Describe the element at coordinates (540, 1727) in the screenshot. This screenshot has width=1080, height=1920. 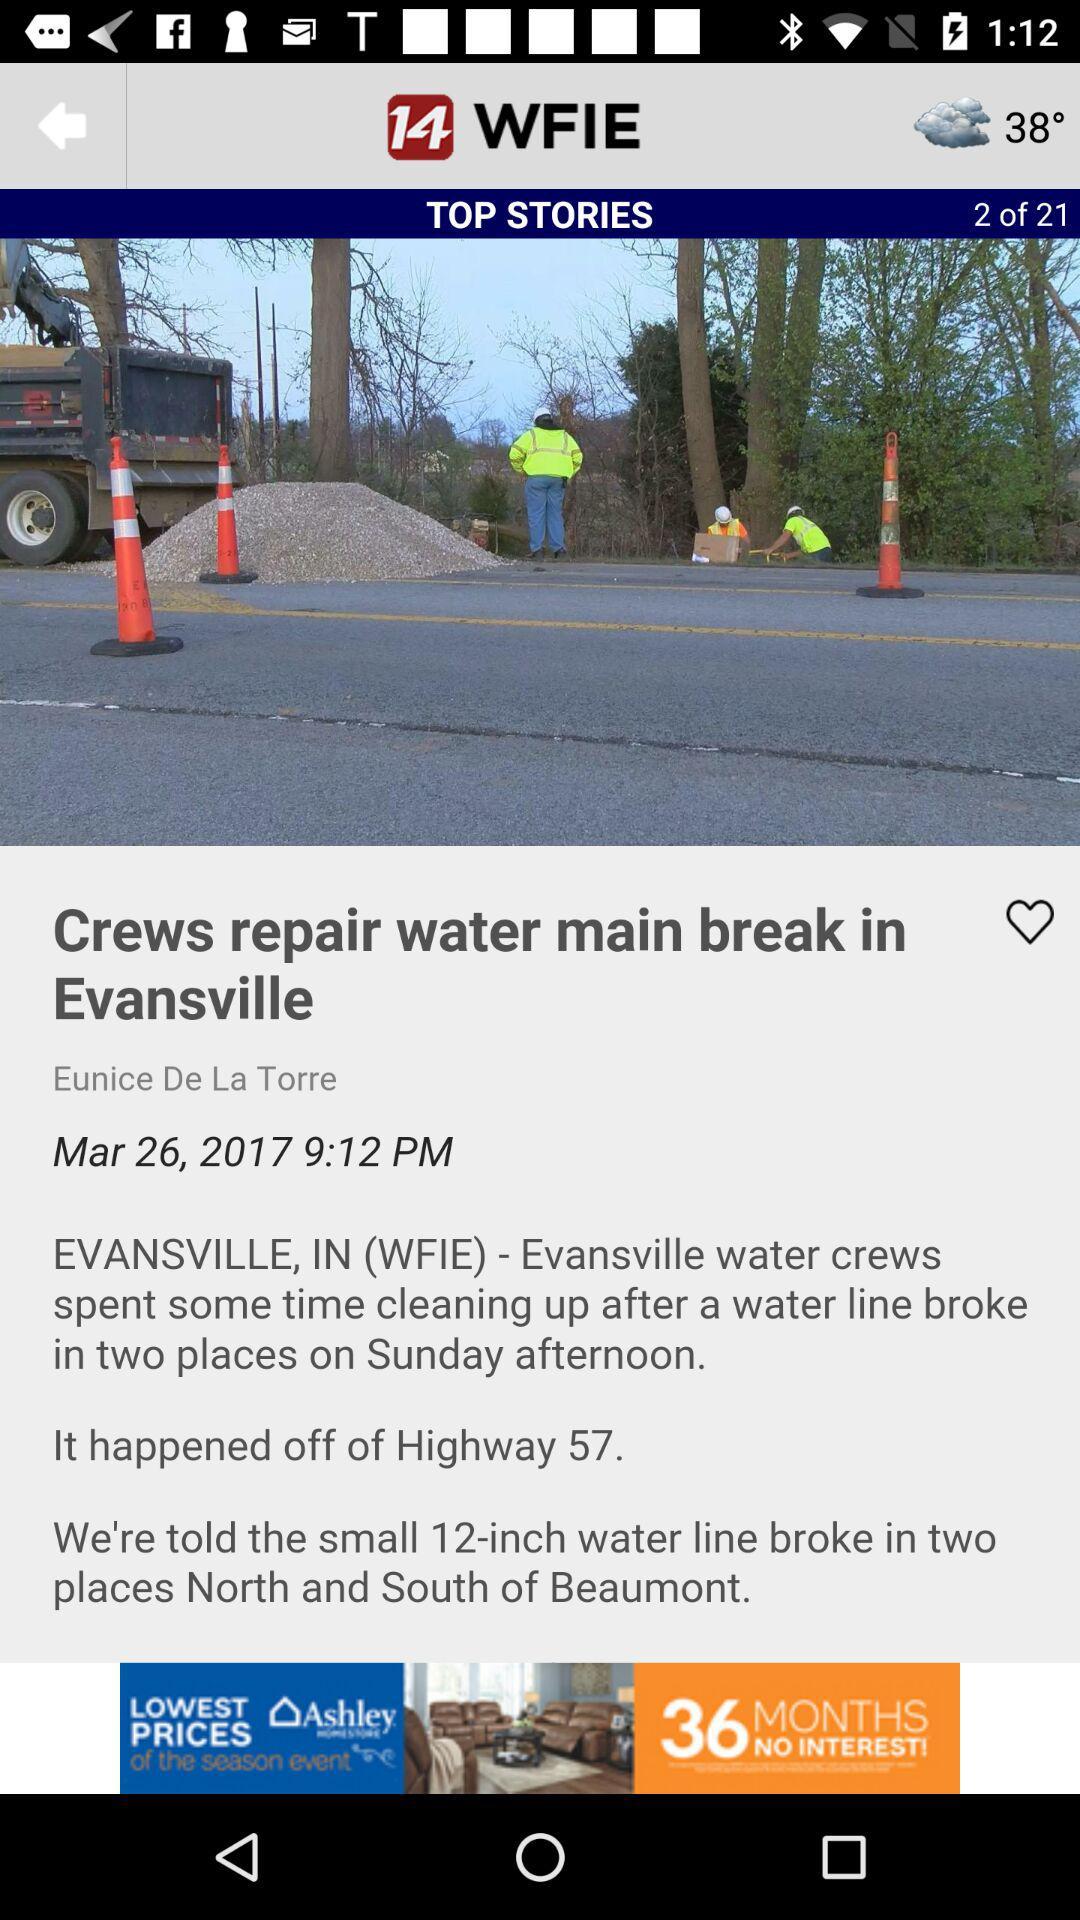
I see `advertisement` at that location.